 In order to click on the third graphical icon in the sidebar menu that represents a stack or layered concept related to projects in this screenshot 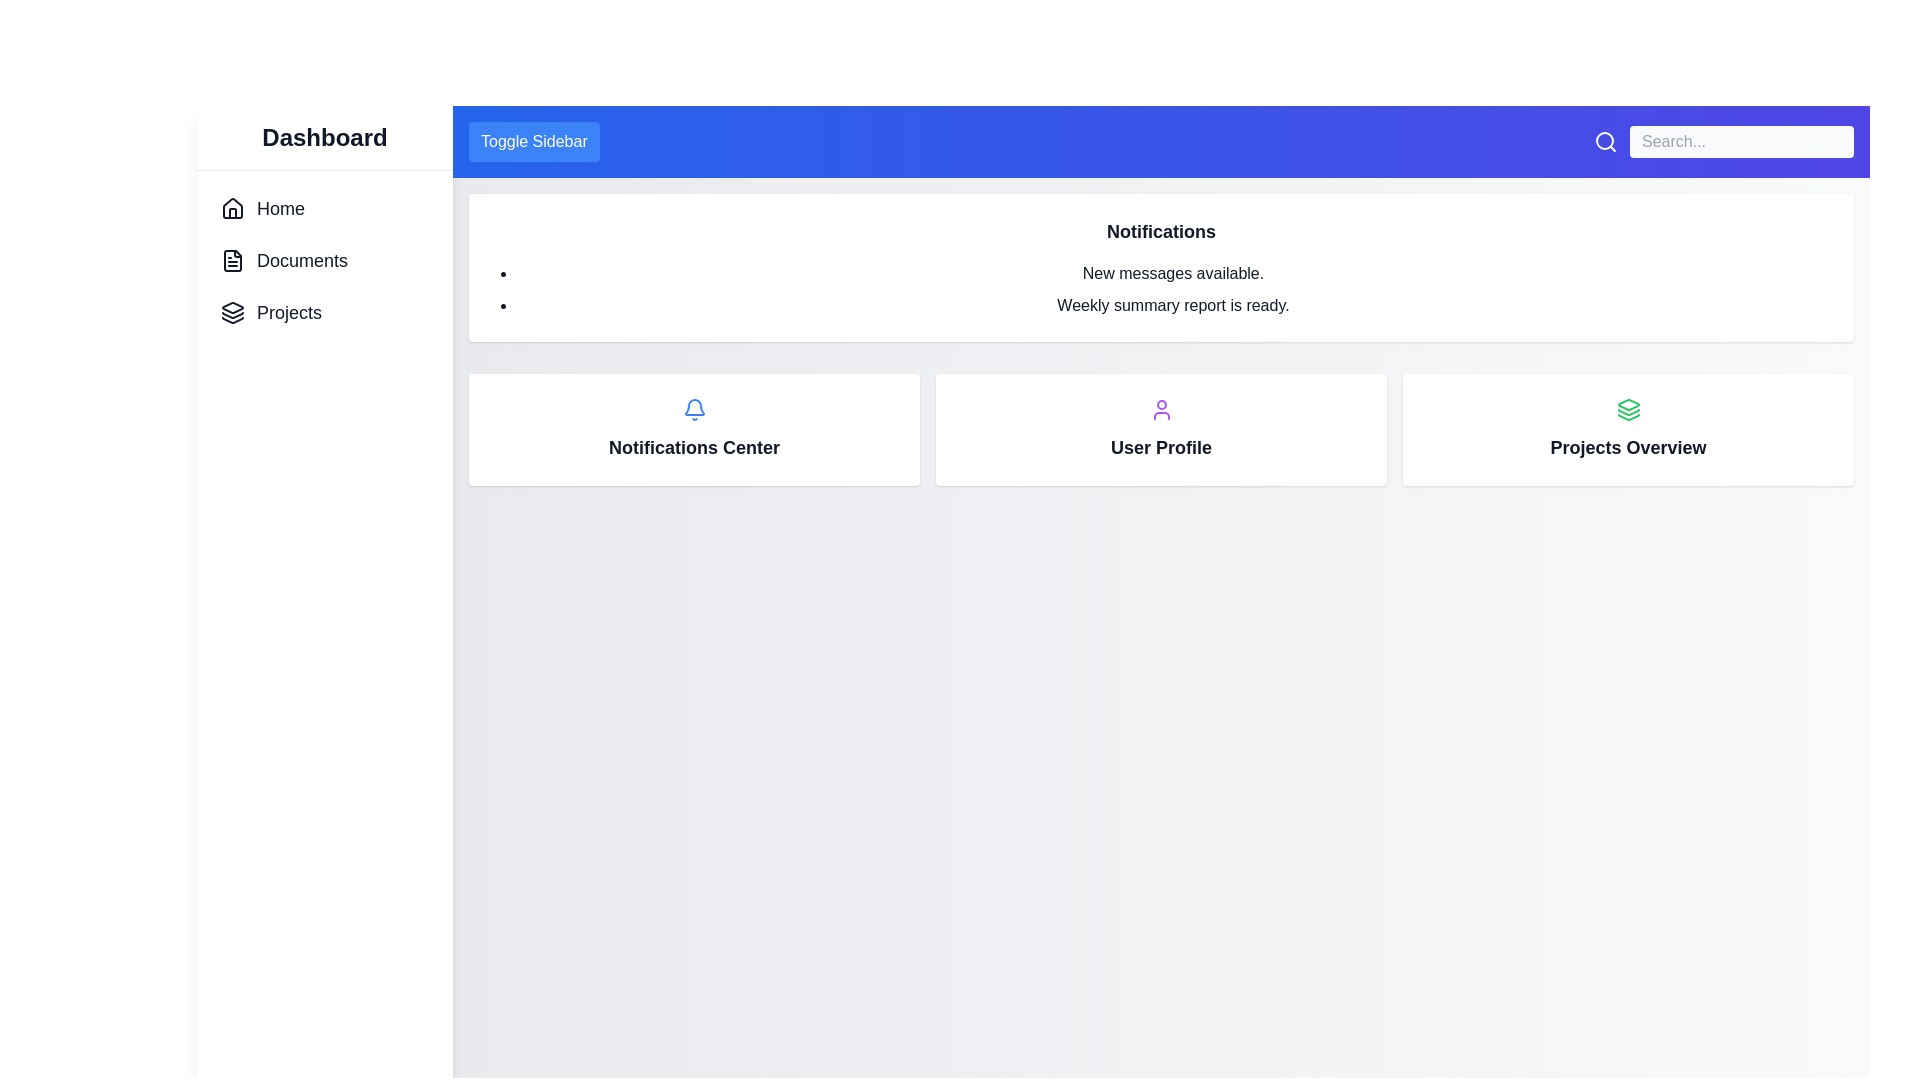, I will do `click(233, 319)`.